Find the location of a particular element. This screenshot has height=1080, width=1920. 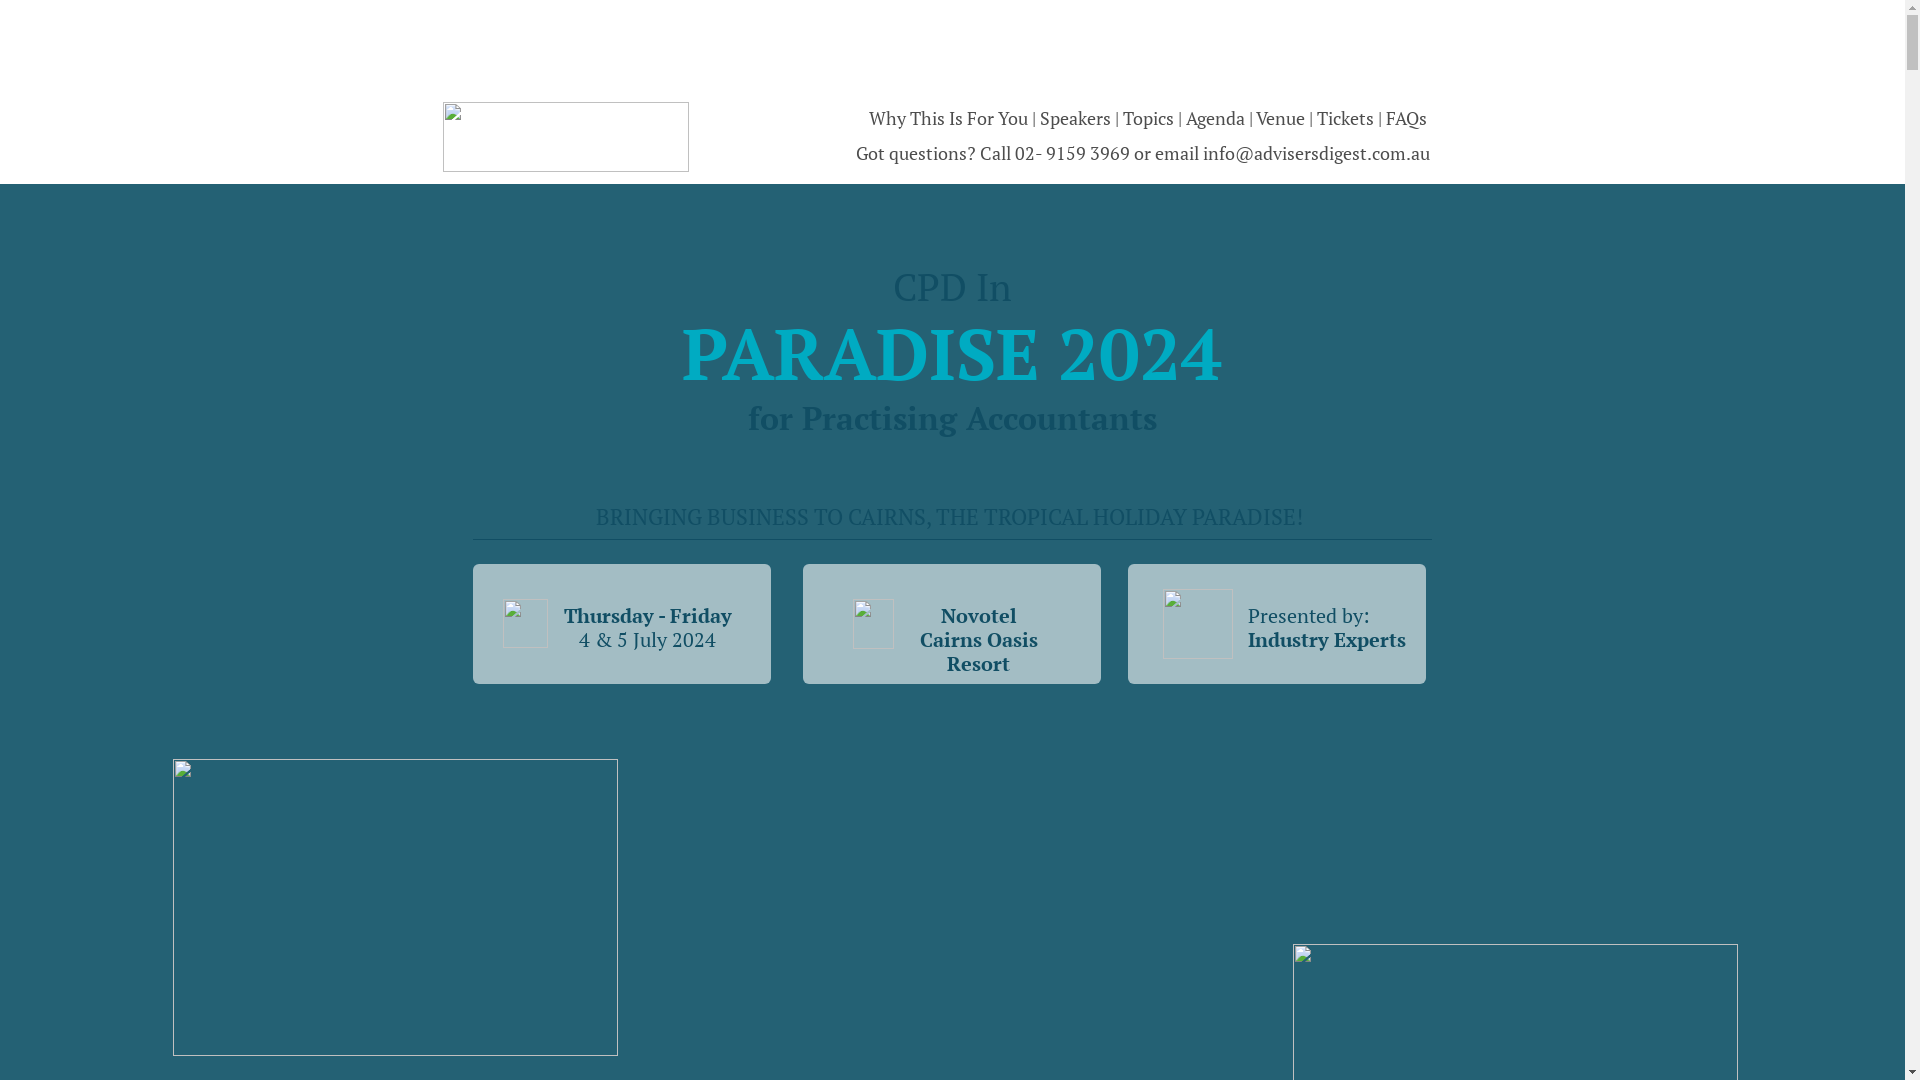

'Tickets' is located at coordinates (1346, 118).